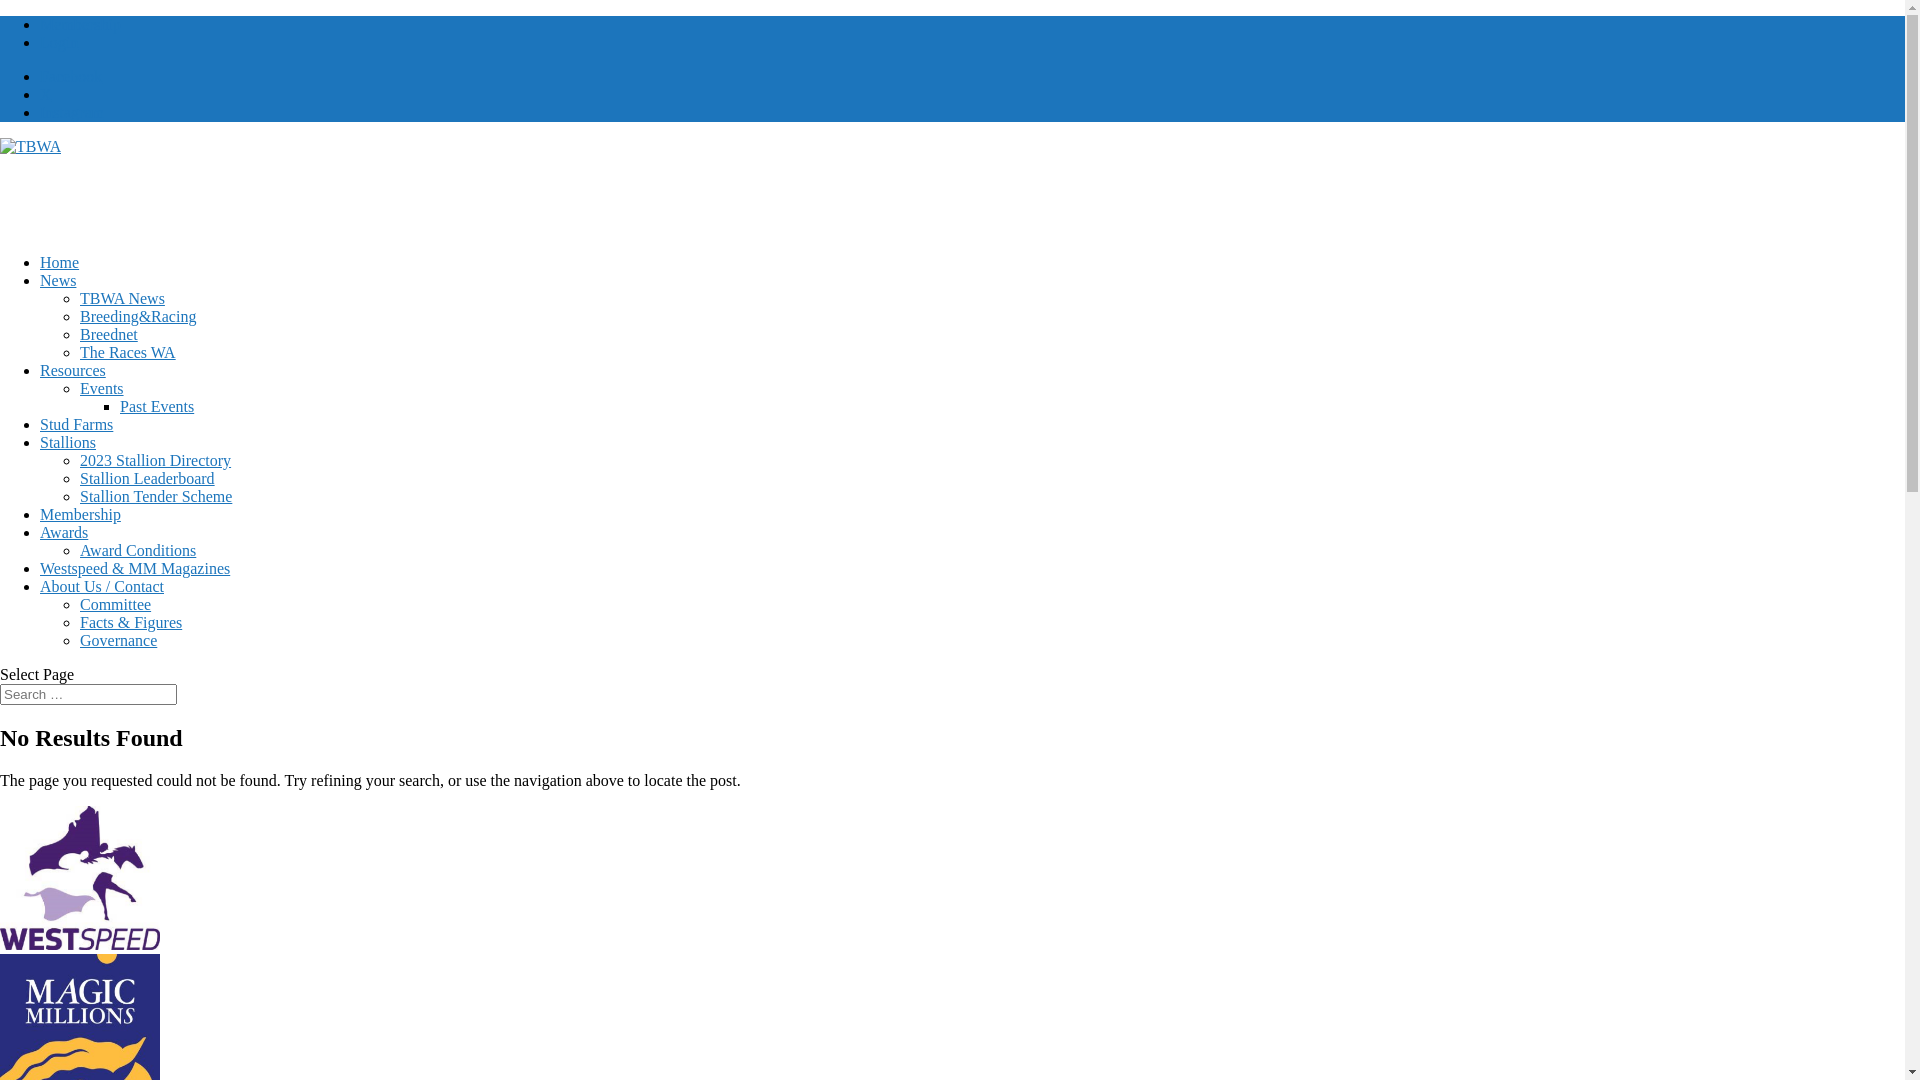  I want to click on 'Facebook', so click(71, 75).